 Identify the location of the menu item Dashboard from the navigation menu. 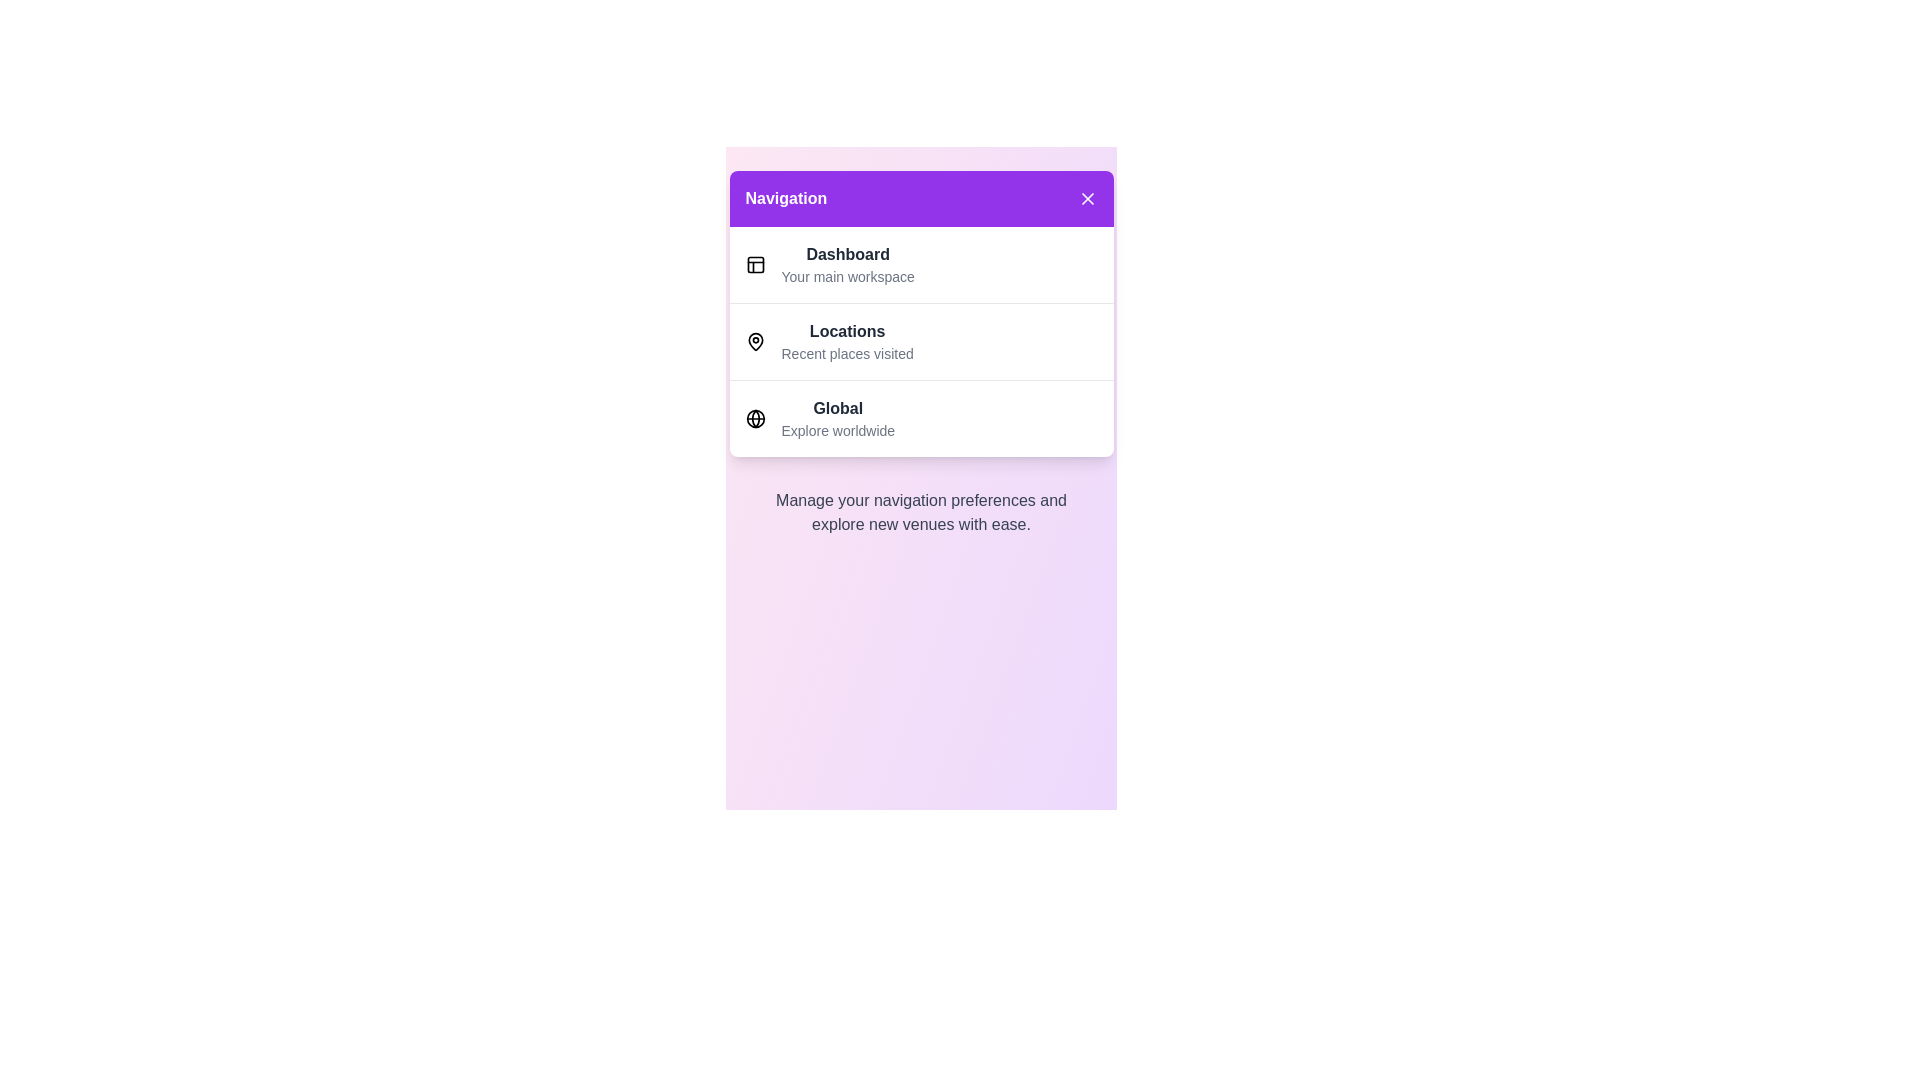
(849, 264).